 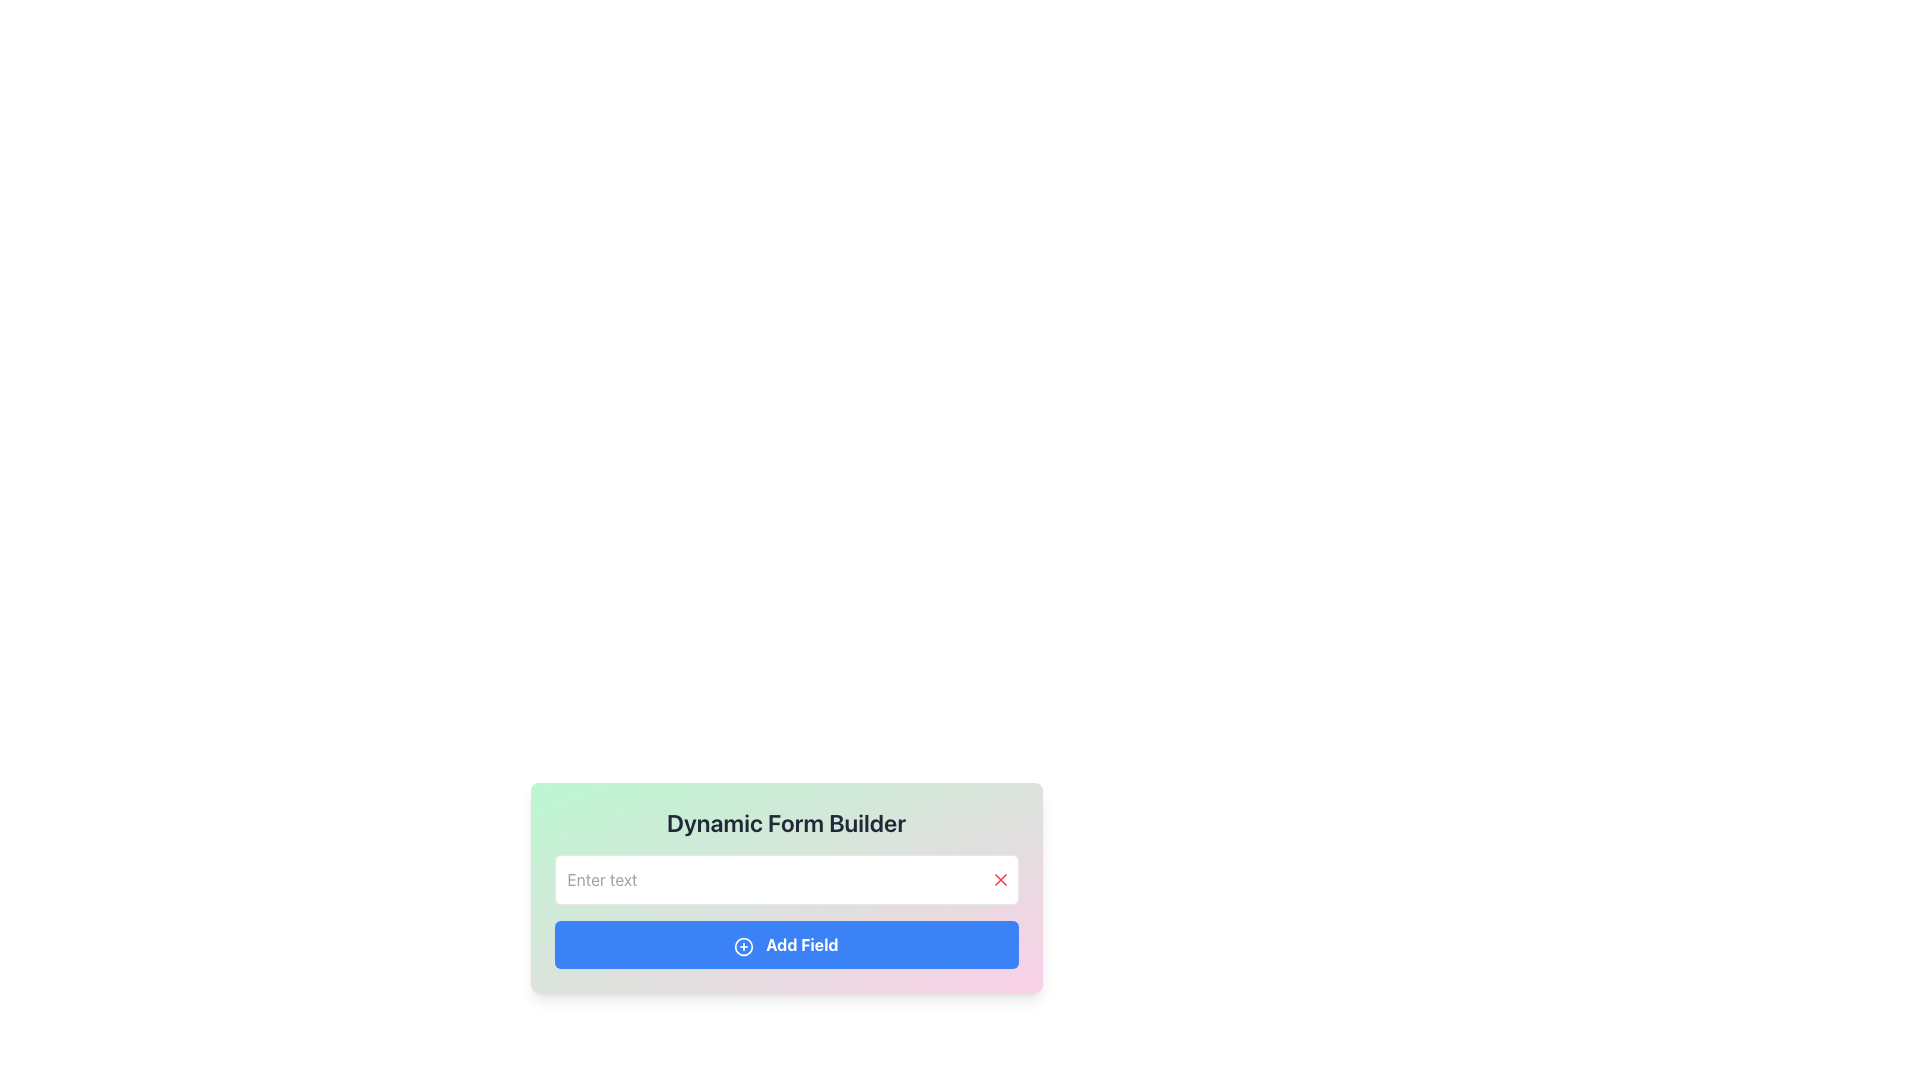 I want to click on the clear button located on the right side of the text input field, so click(x=1000, y=878).